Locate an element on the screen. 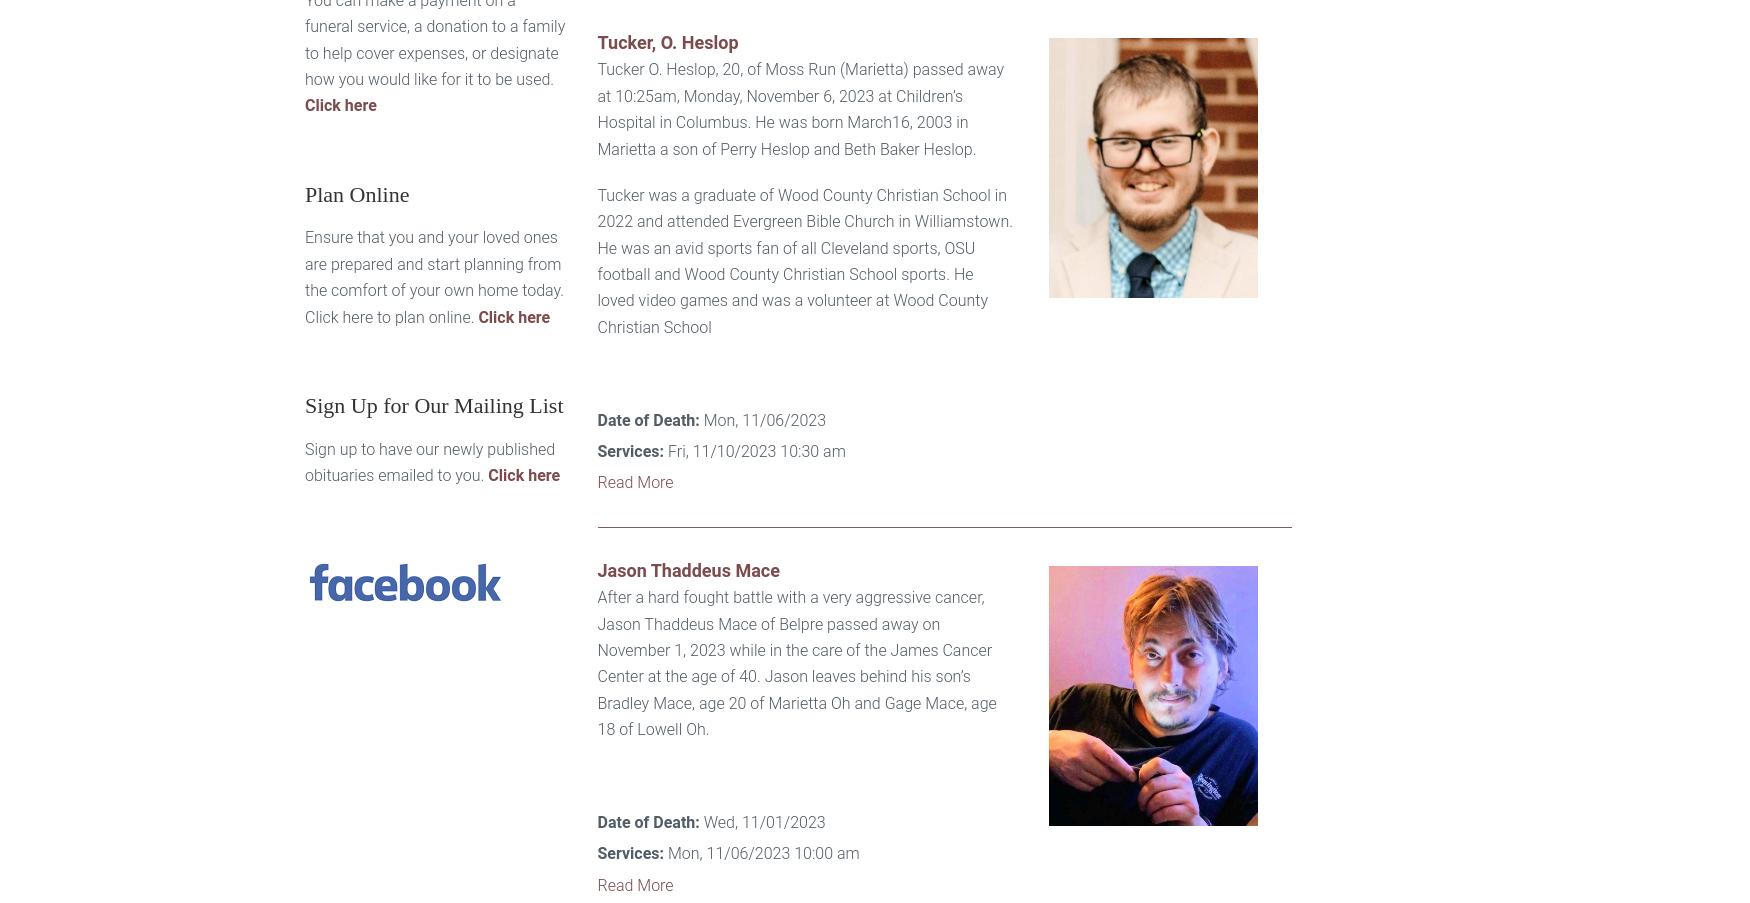  'Sign Up for Our Mailing List' is located at coordinates (433, 404).